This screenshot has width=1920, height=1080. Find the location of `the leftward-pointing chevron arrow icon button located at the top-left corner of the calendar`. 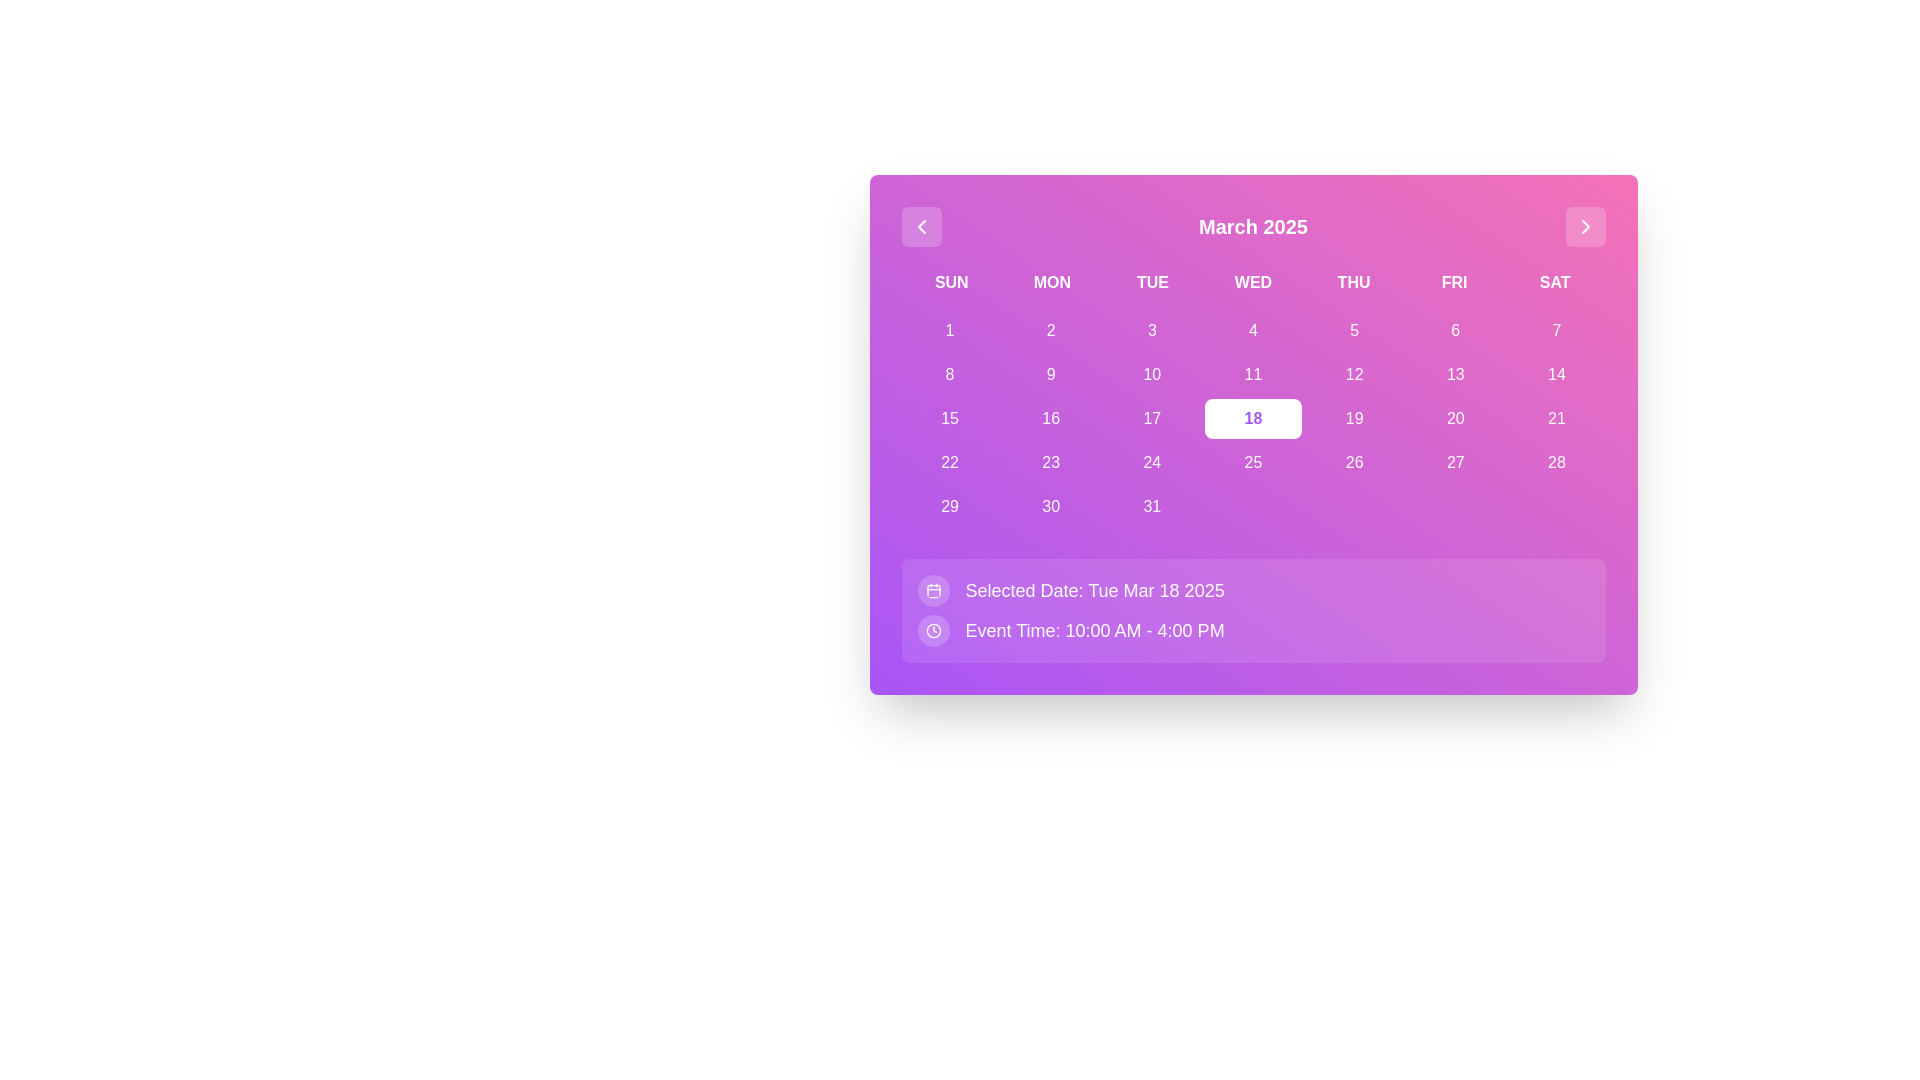

the leftward-pointing chevron arrow icon button located at the top-left corner of the calendar is located at coordinates (920, 226).